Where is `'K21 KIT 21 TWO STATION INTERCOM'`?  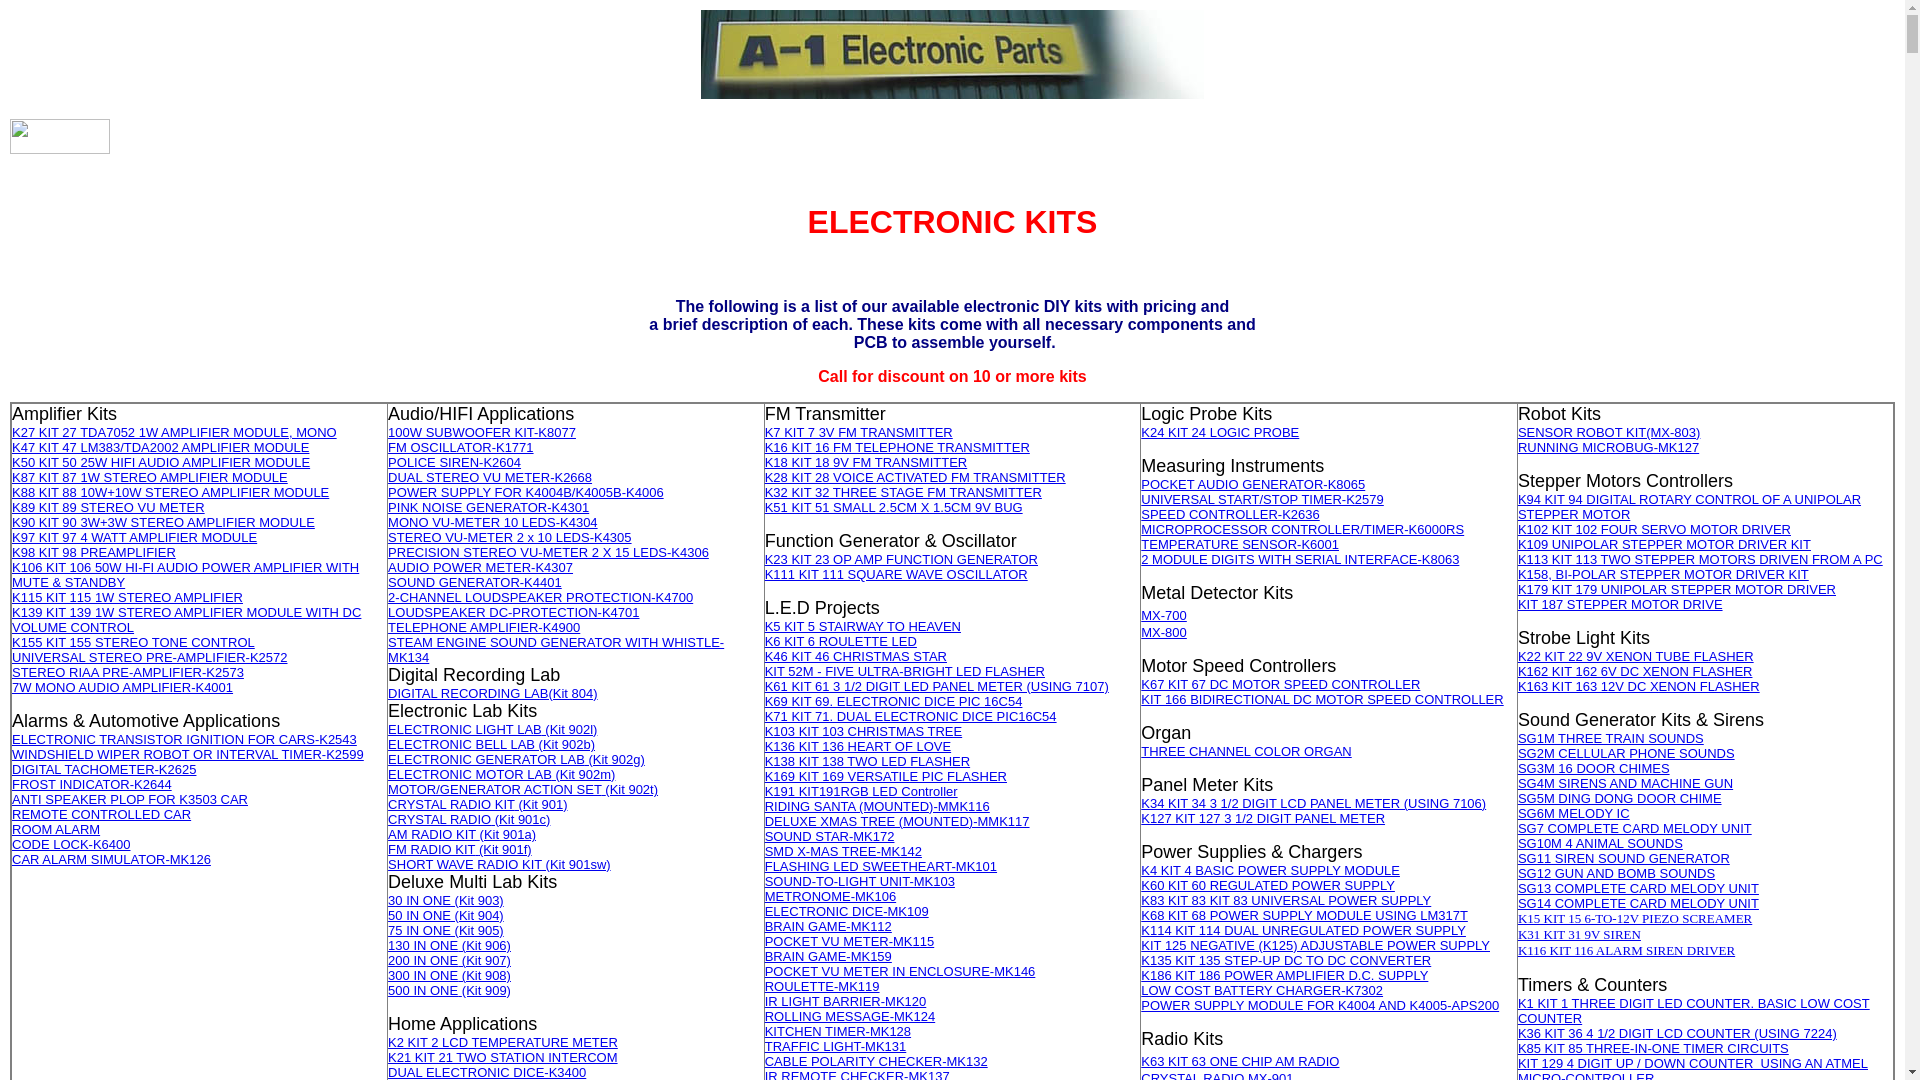
'K21 KIT 21 TWO STATION INTERCOM' is located at coordinates (502, 1056).